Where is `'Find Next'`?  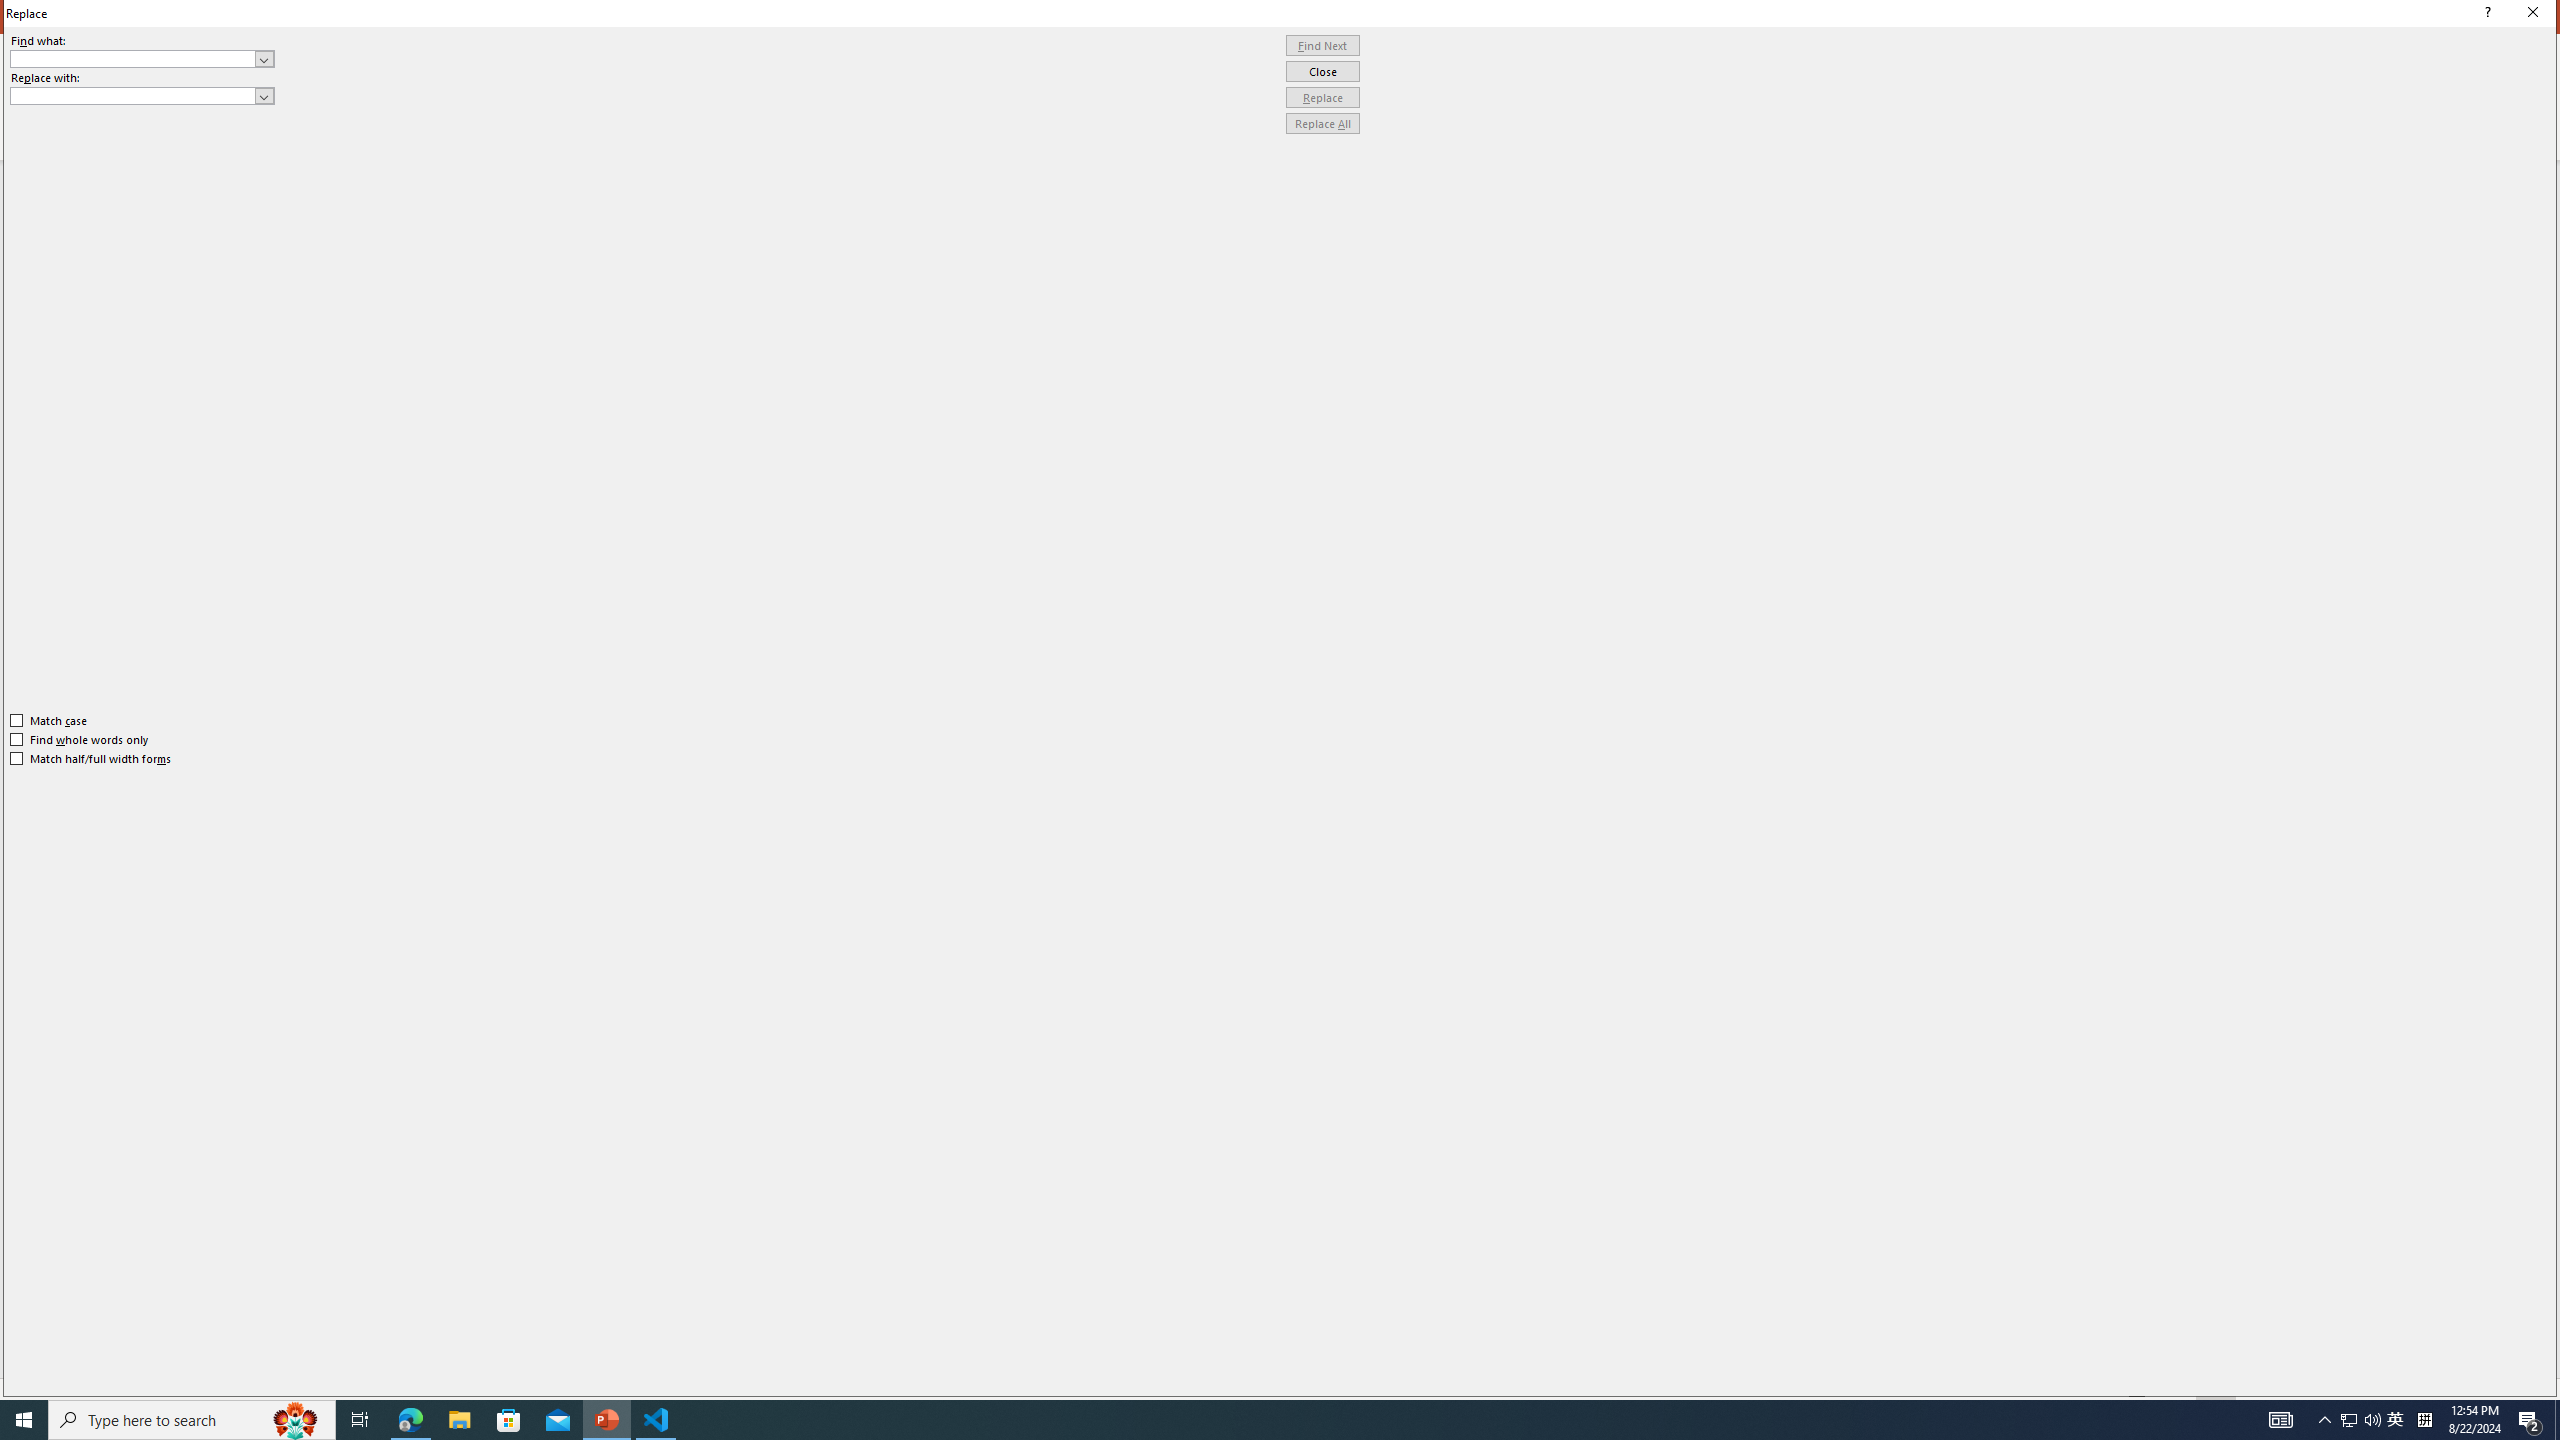
'Find Next' is located at coordinates (1322, 45).